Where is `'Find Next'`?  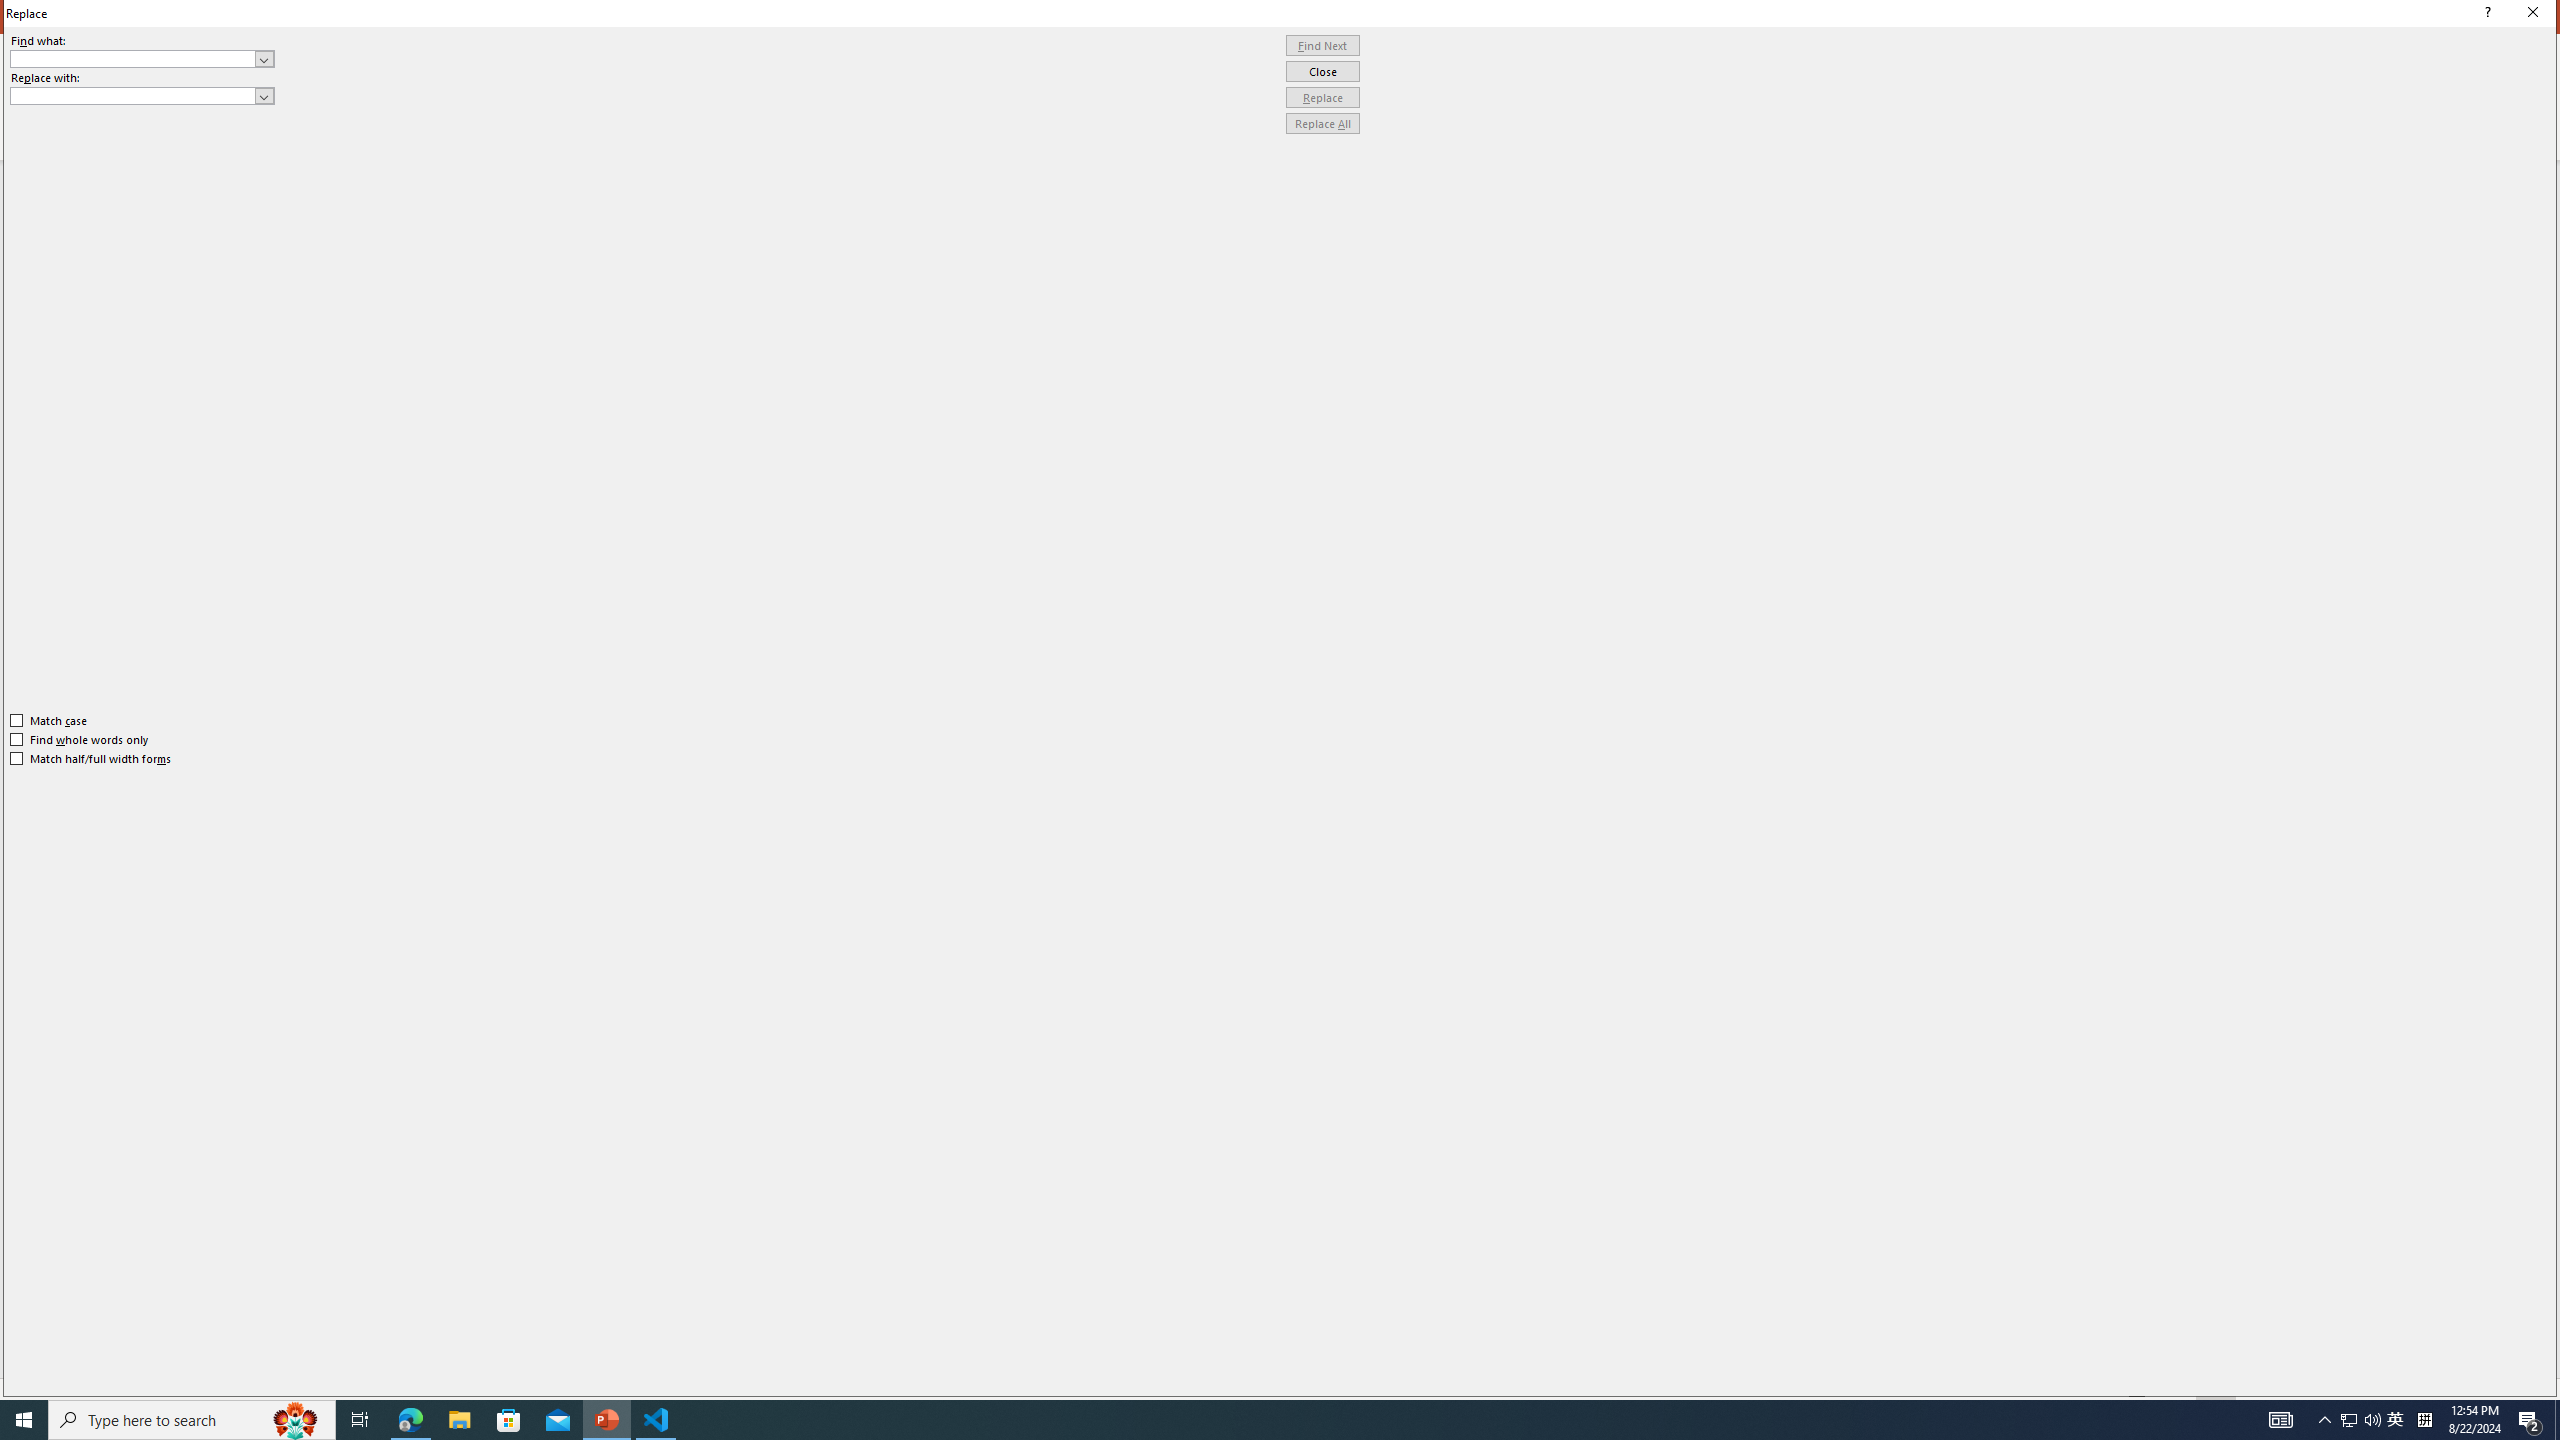
'Find Next' is located at coordinates (1322, 45).